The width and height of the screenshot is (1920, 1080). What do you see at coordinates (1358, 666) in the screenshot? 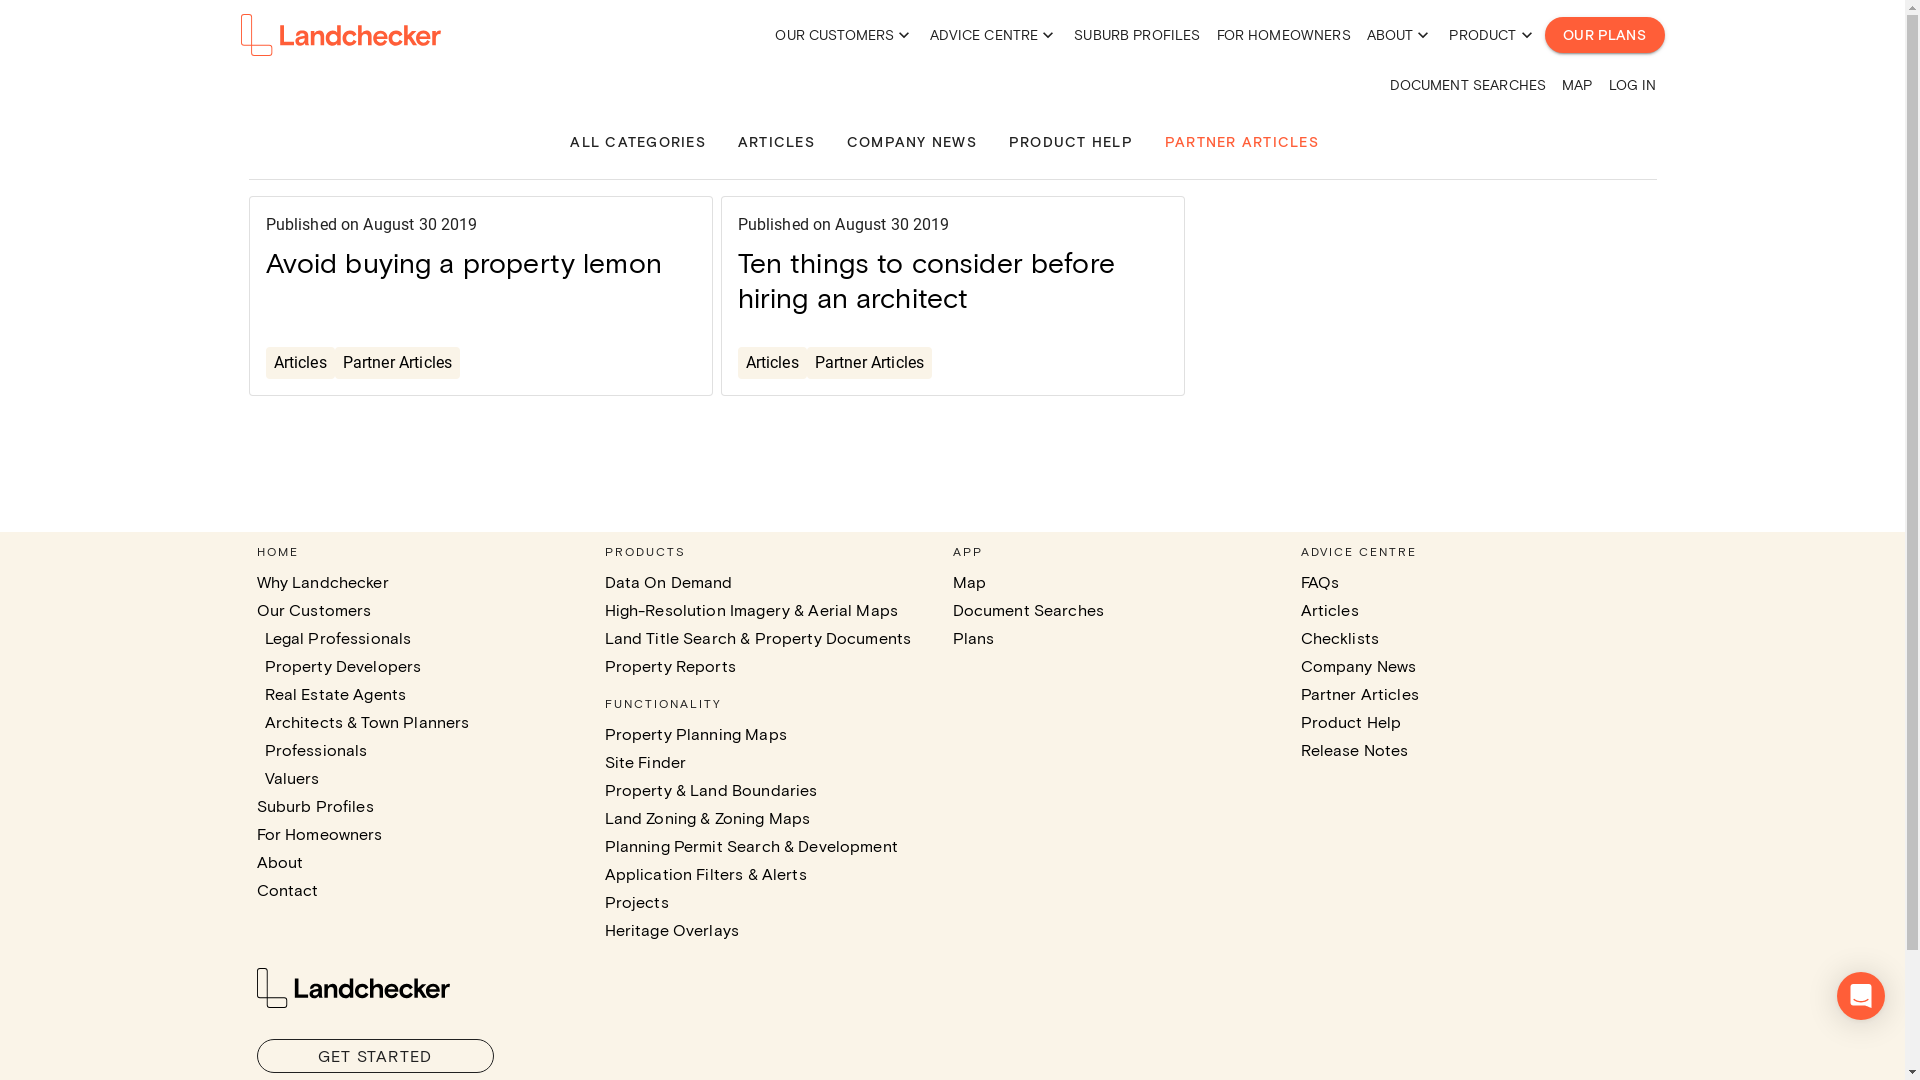
I see `'Company News'` at bounding box center [1358, 666].